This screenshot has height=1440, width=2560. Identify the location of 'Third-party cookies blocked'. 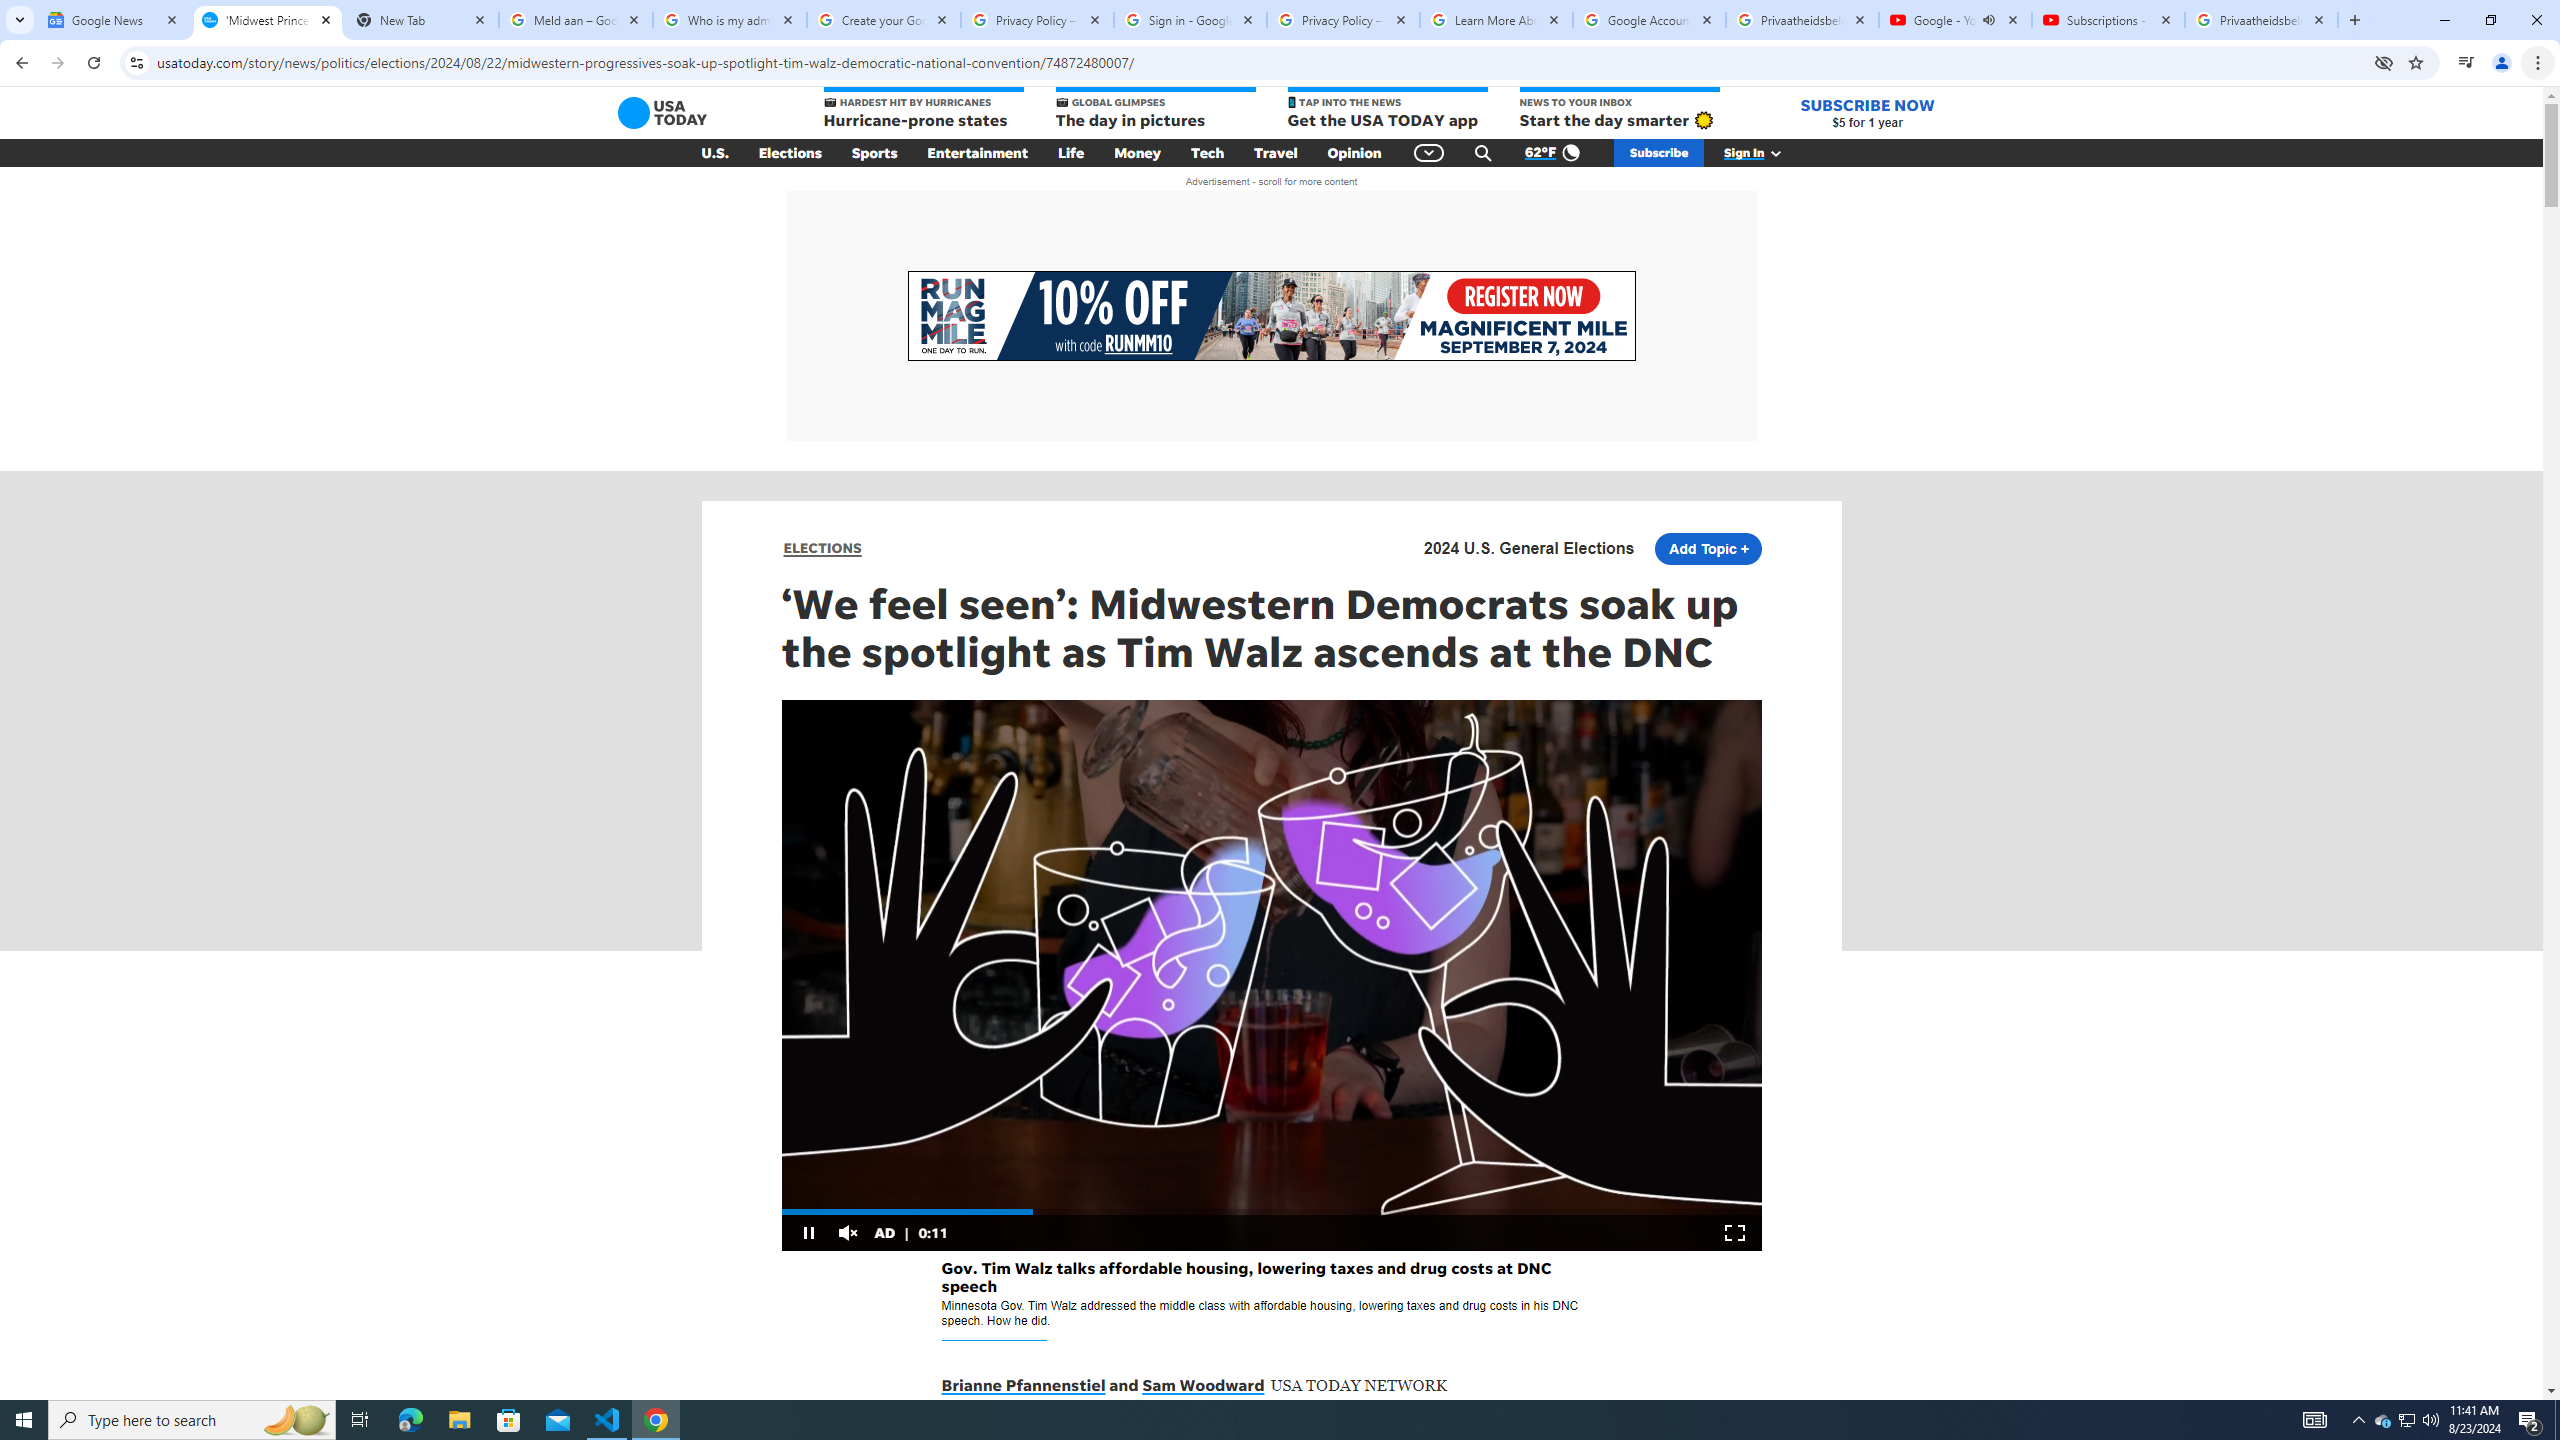
(2384, 61).